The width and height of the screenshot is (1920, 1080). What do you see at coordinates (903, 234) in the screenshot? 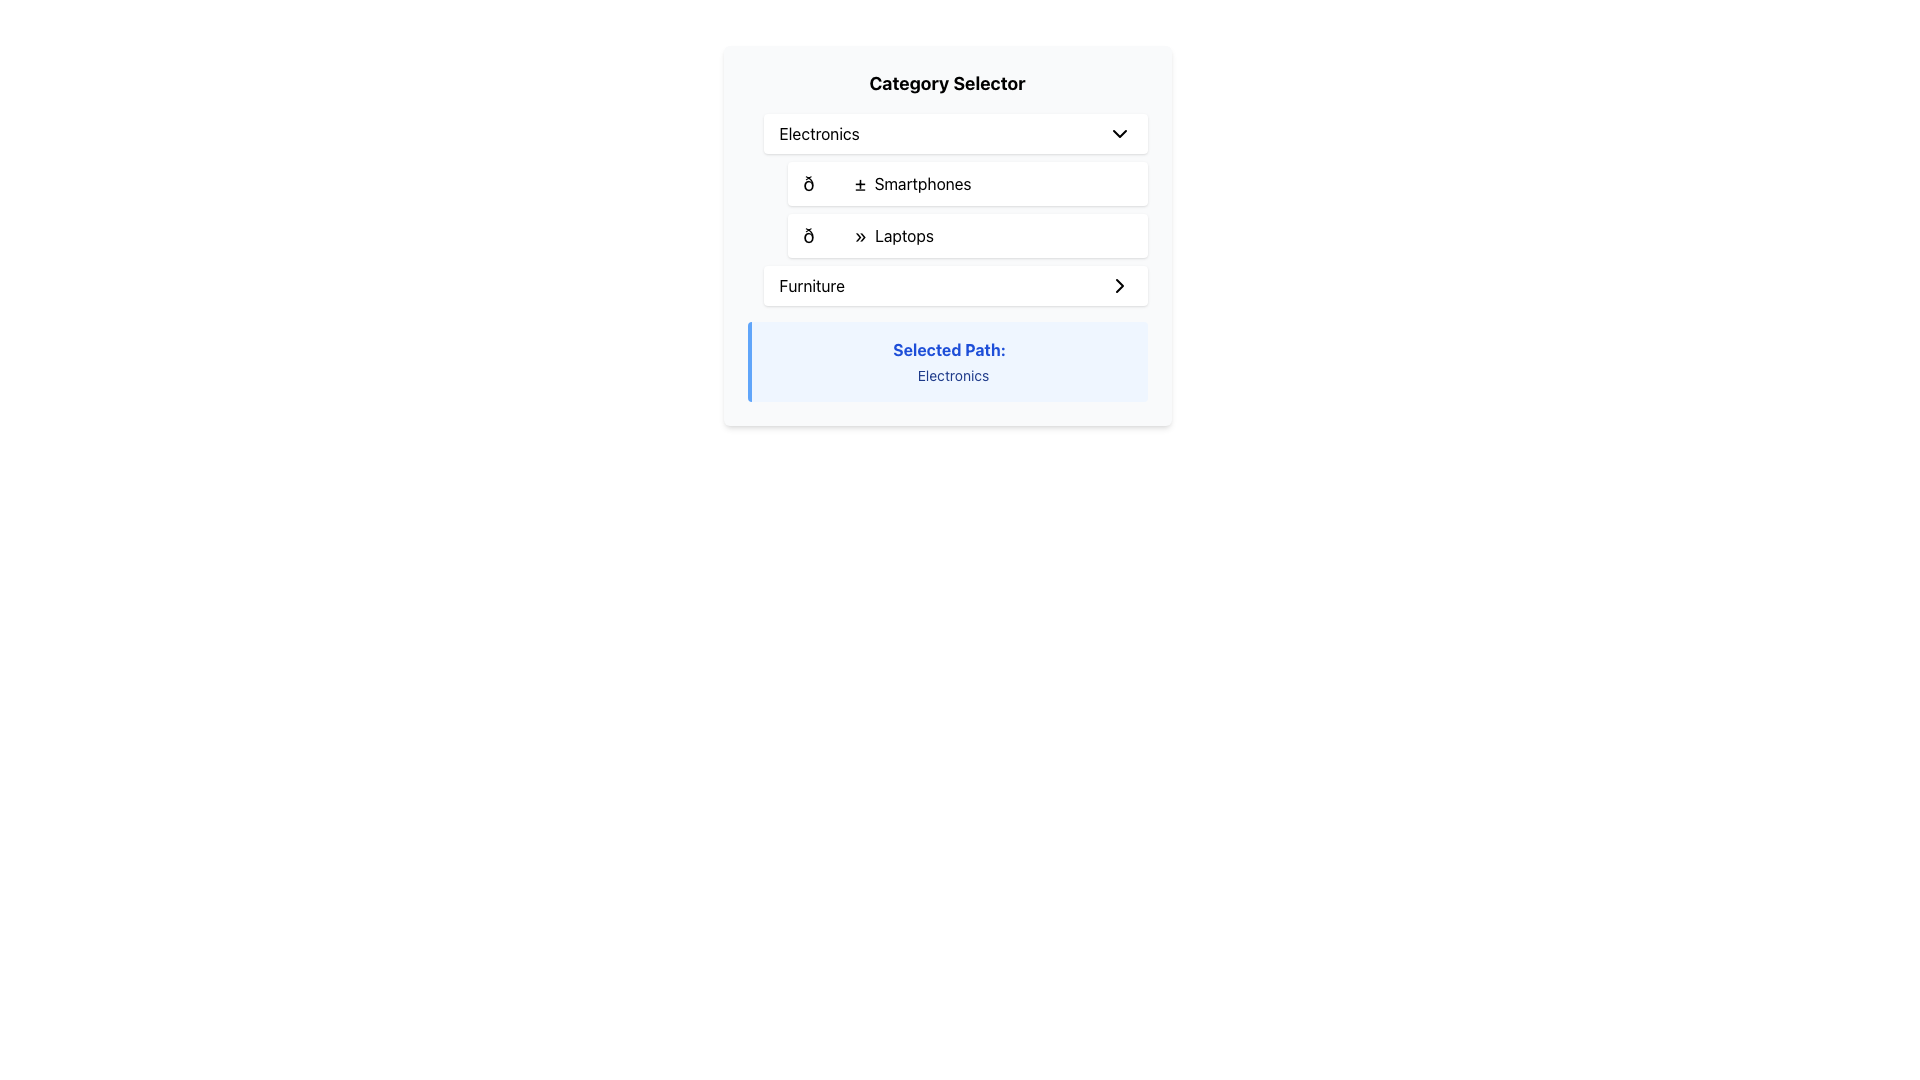
I see `the 'Laptops' text label, which is a bold sans-serif font positioned to the right of a right-facing arrow icon under the 'Category Selector' dropdown` at bounding box center [903, 234].